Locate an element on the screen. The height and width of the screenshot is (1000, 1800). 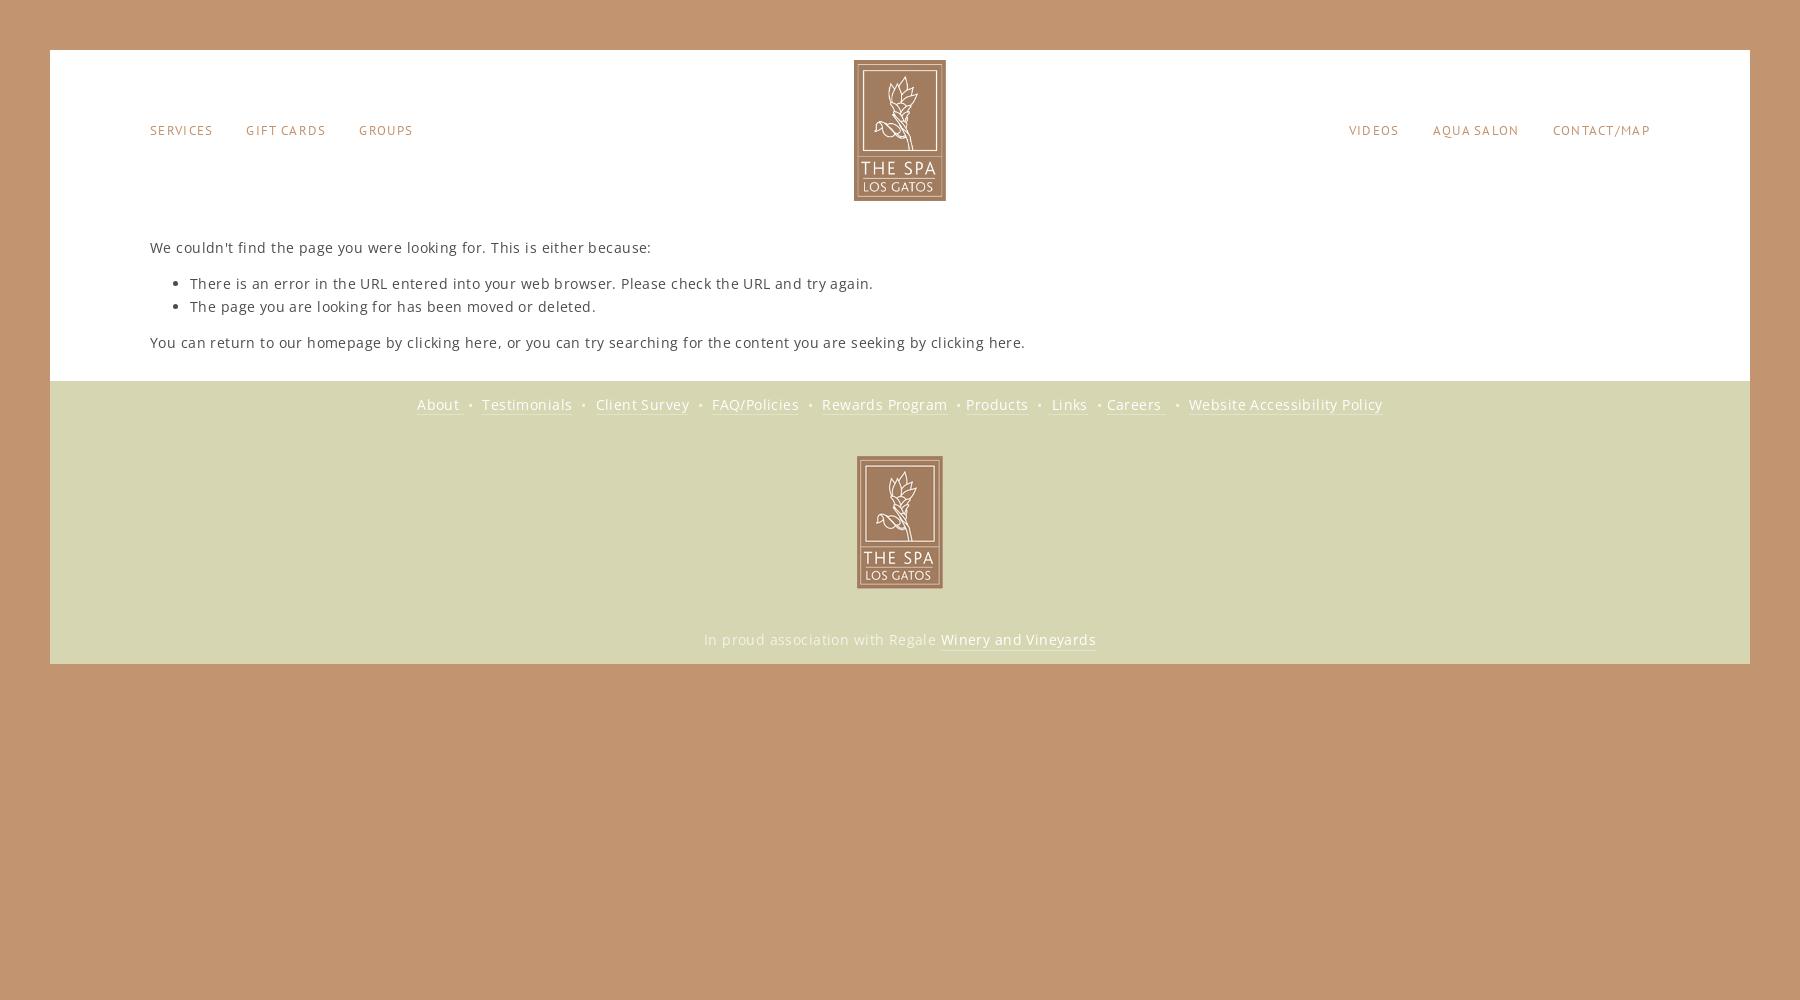
'Groups' is located at coordinates (385, 129).